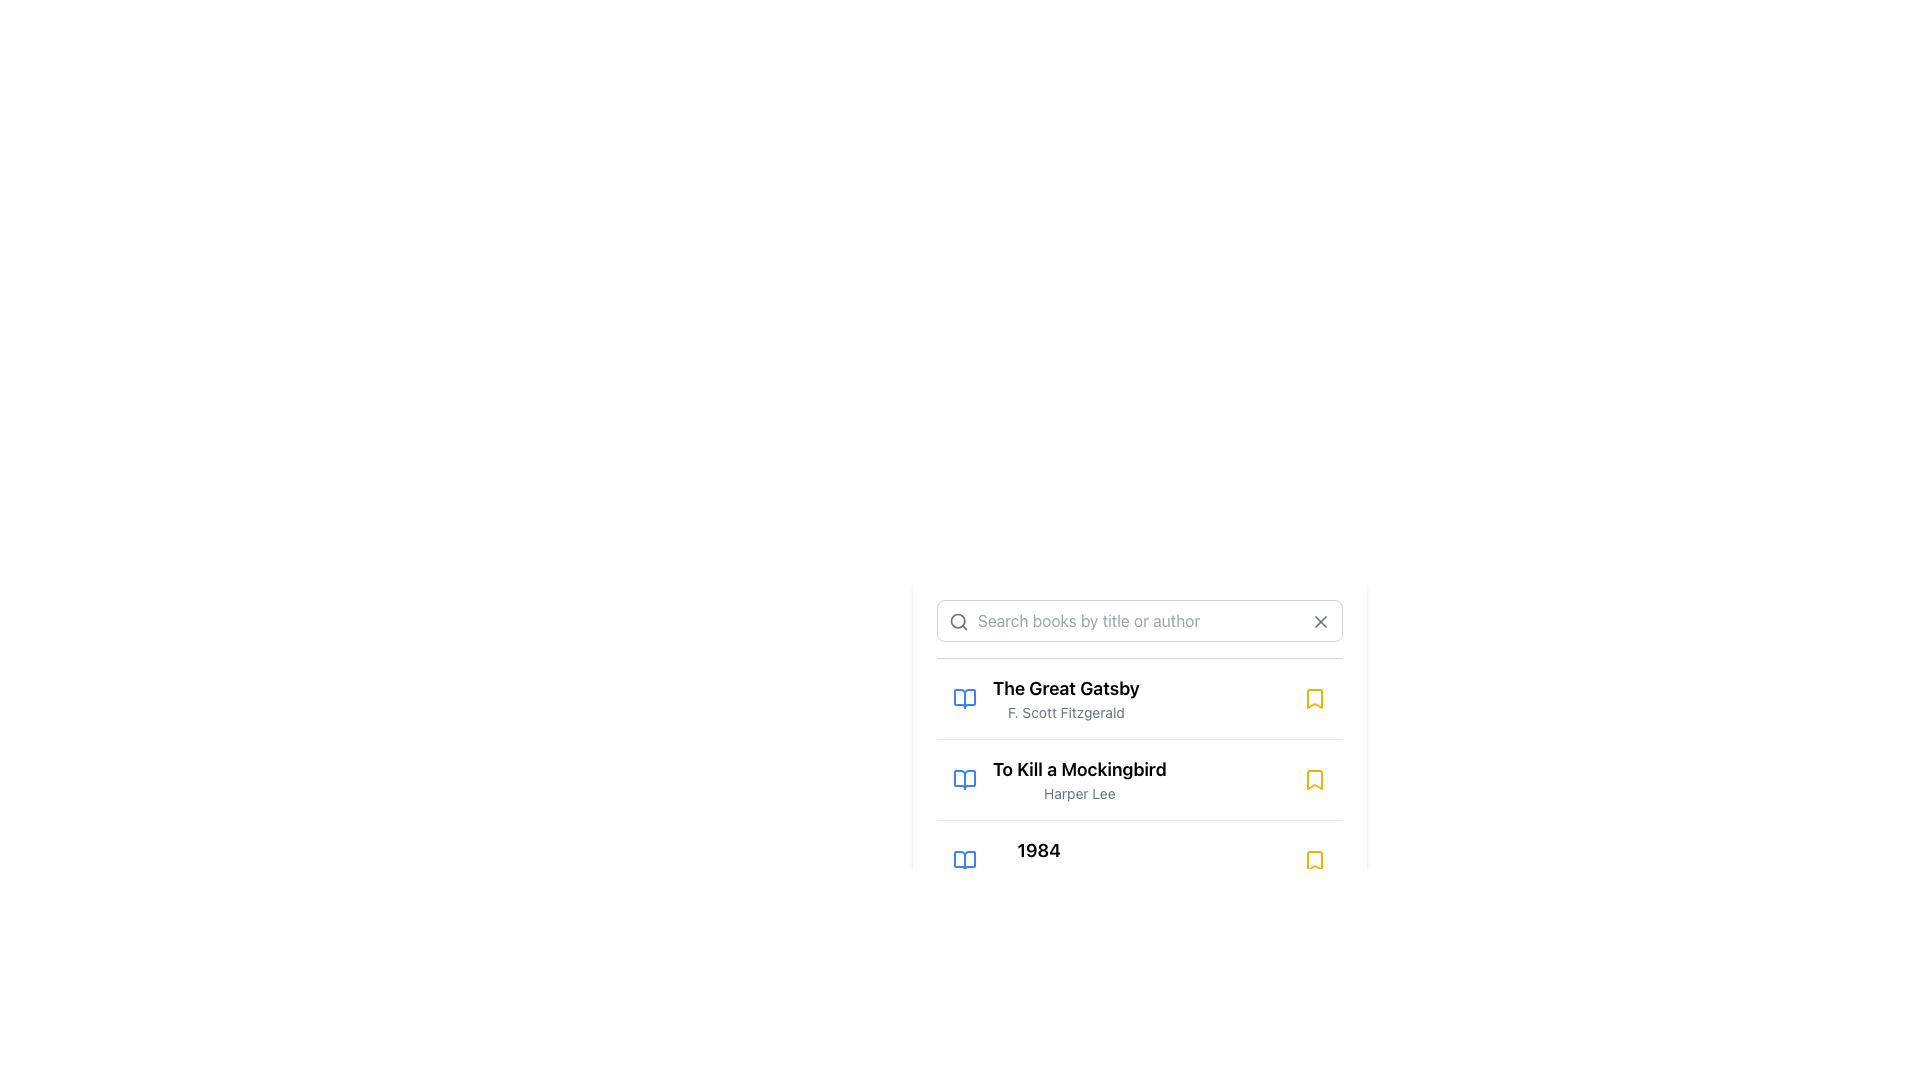 The height and width of the screenshot is (1080, 1920). What do you see at coordinates (1078, 793) in the screenshot?
I see `text label that displays 'Harper Lee', which is a smaller gray font located beneath the bold title 'To Kill a Mockingbird'` at bounding box center [1078, 793].